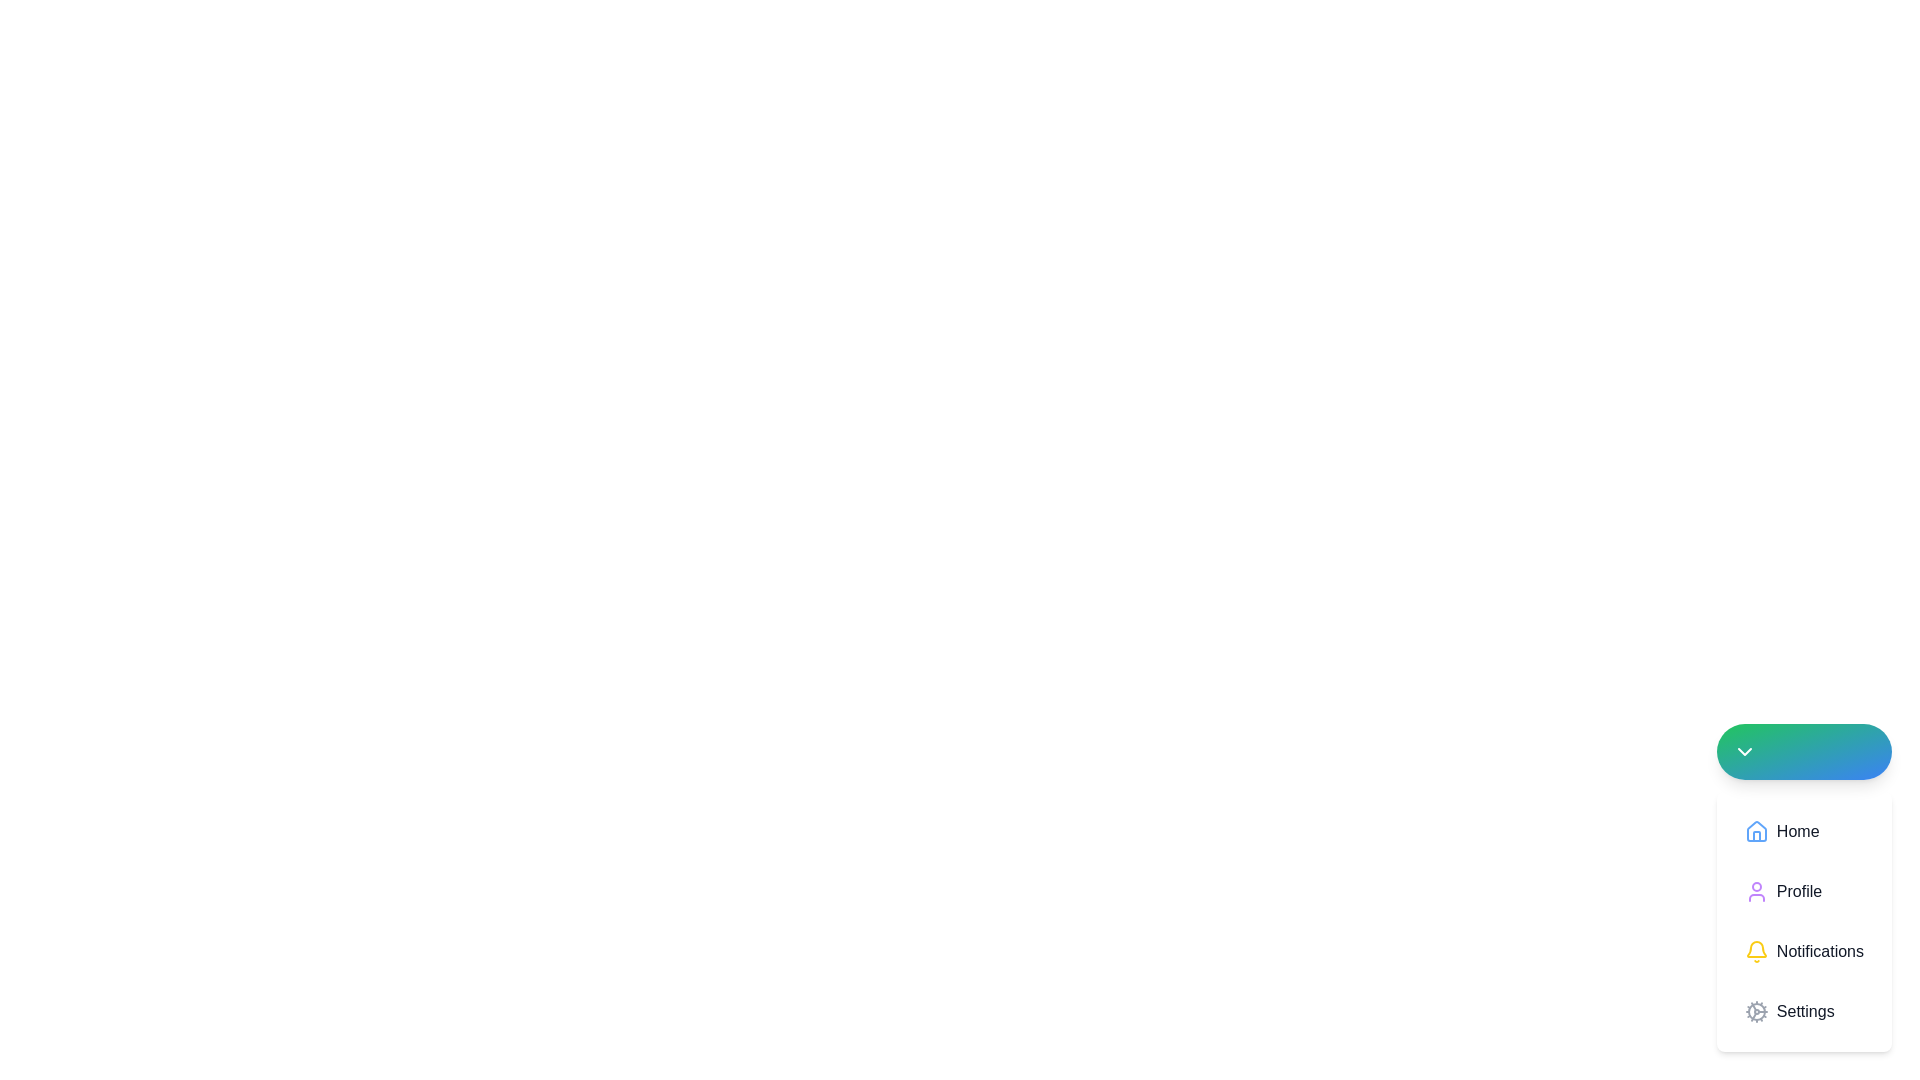 The height and width of the screenshot is (1080, 1920). Describe the element at coordinates (1755, 832) in the screenshot. I see `the 'Home' icon (SVG) located in the vertical navigation menu, positioned to the left of the 'Home' text` at that location.